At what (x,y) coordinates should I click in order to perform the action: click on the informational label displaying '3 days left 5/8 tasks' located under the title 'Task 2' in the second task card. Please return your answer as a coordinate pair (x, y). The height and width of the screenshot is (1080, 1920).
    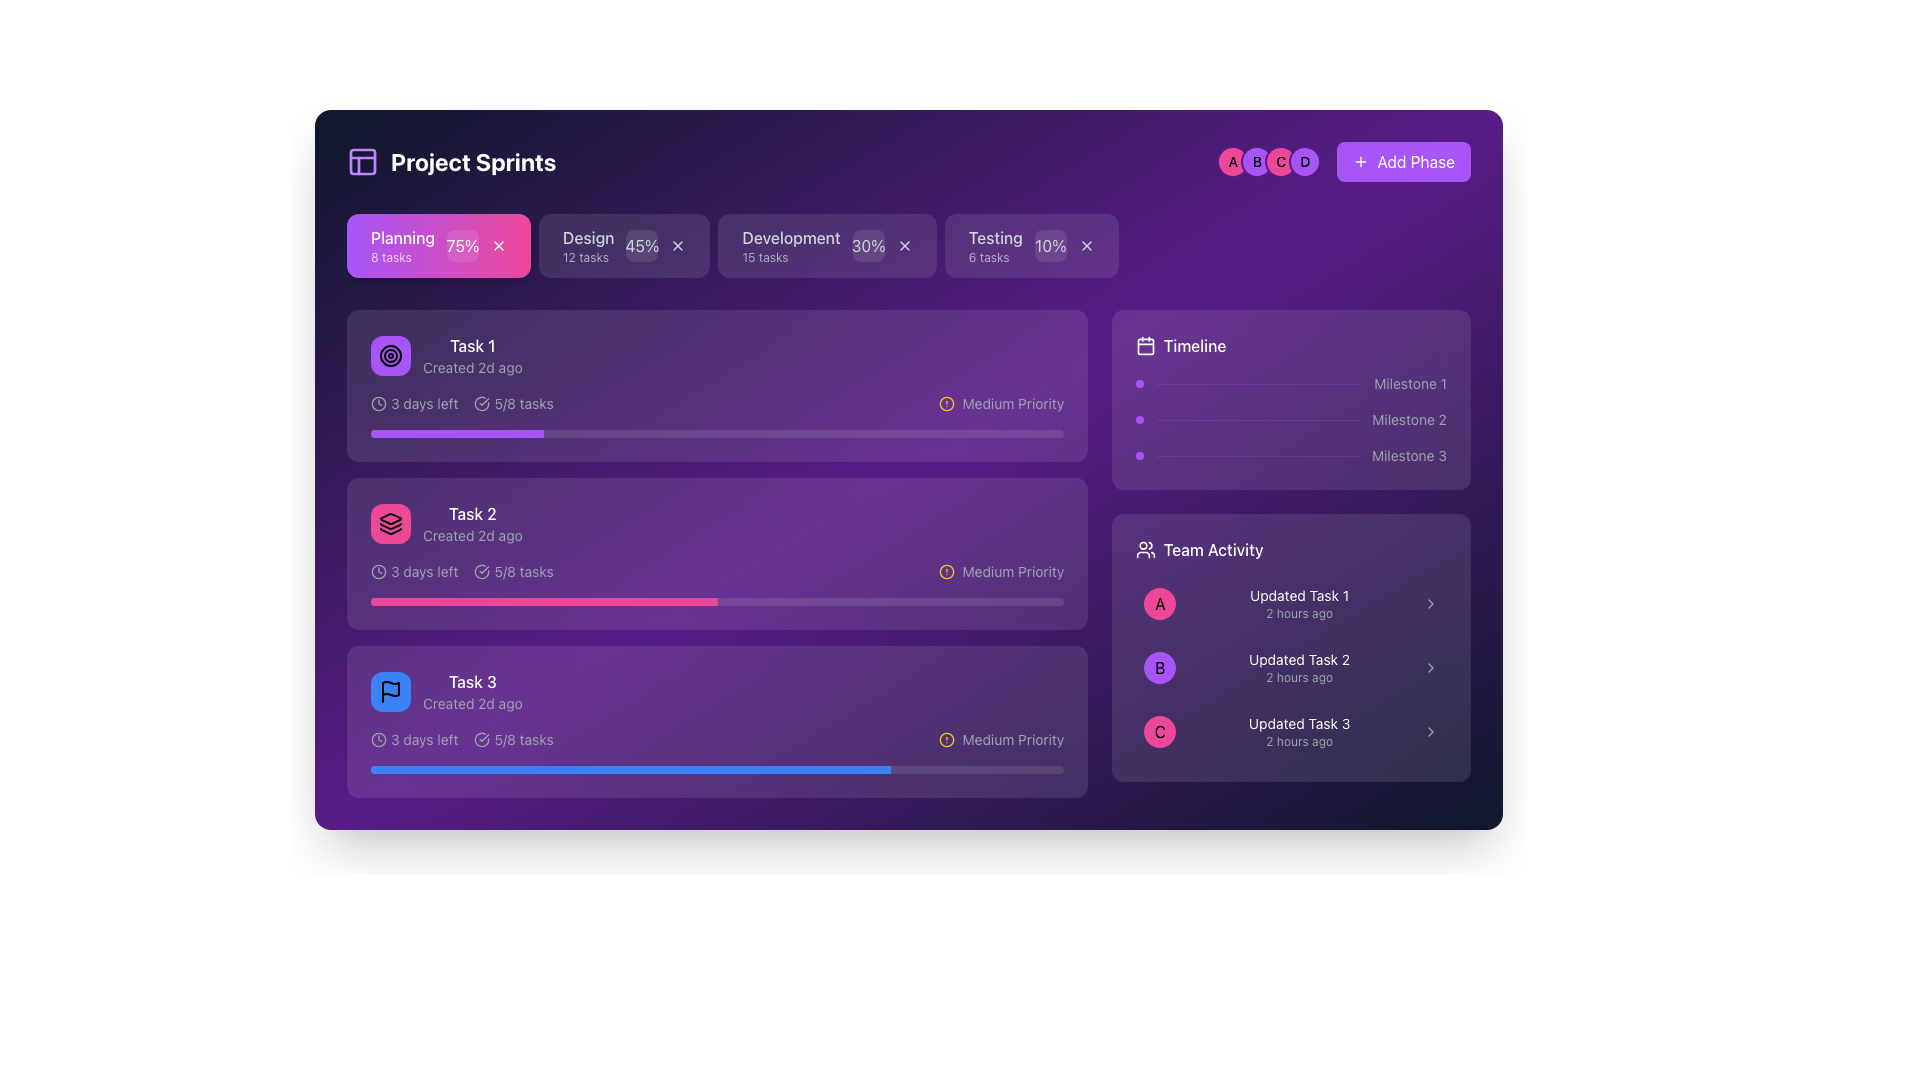
    Looking at the image, I should click on (461, 571).